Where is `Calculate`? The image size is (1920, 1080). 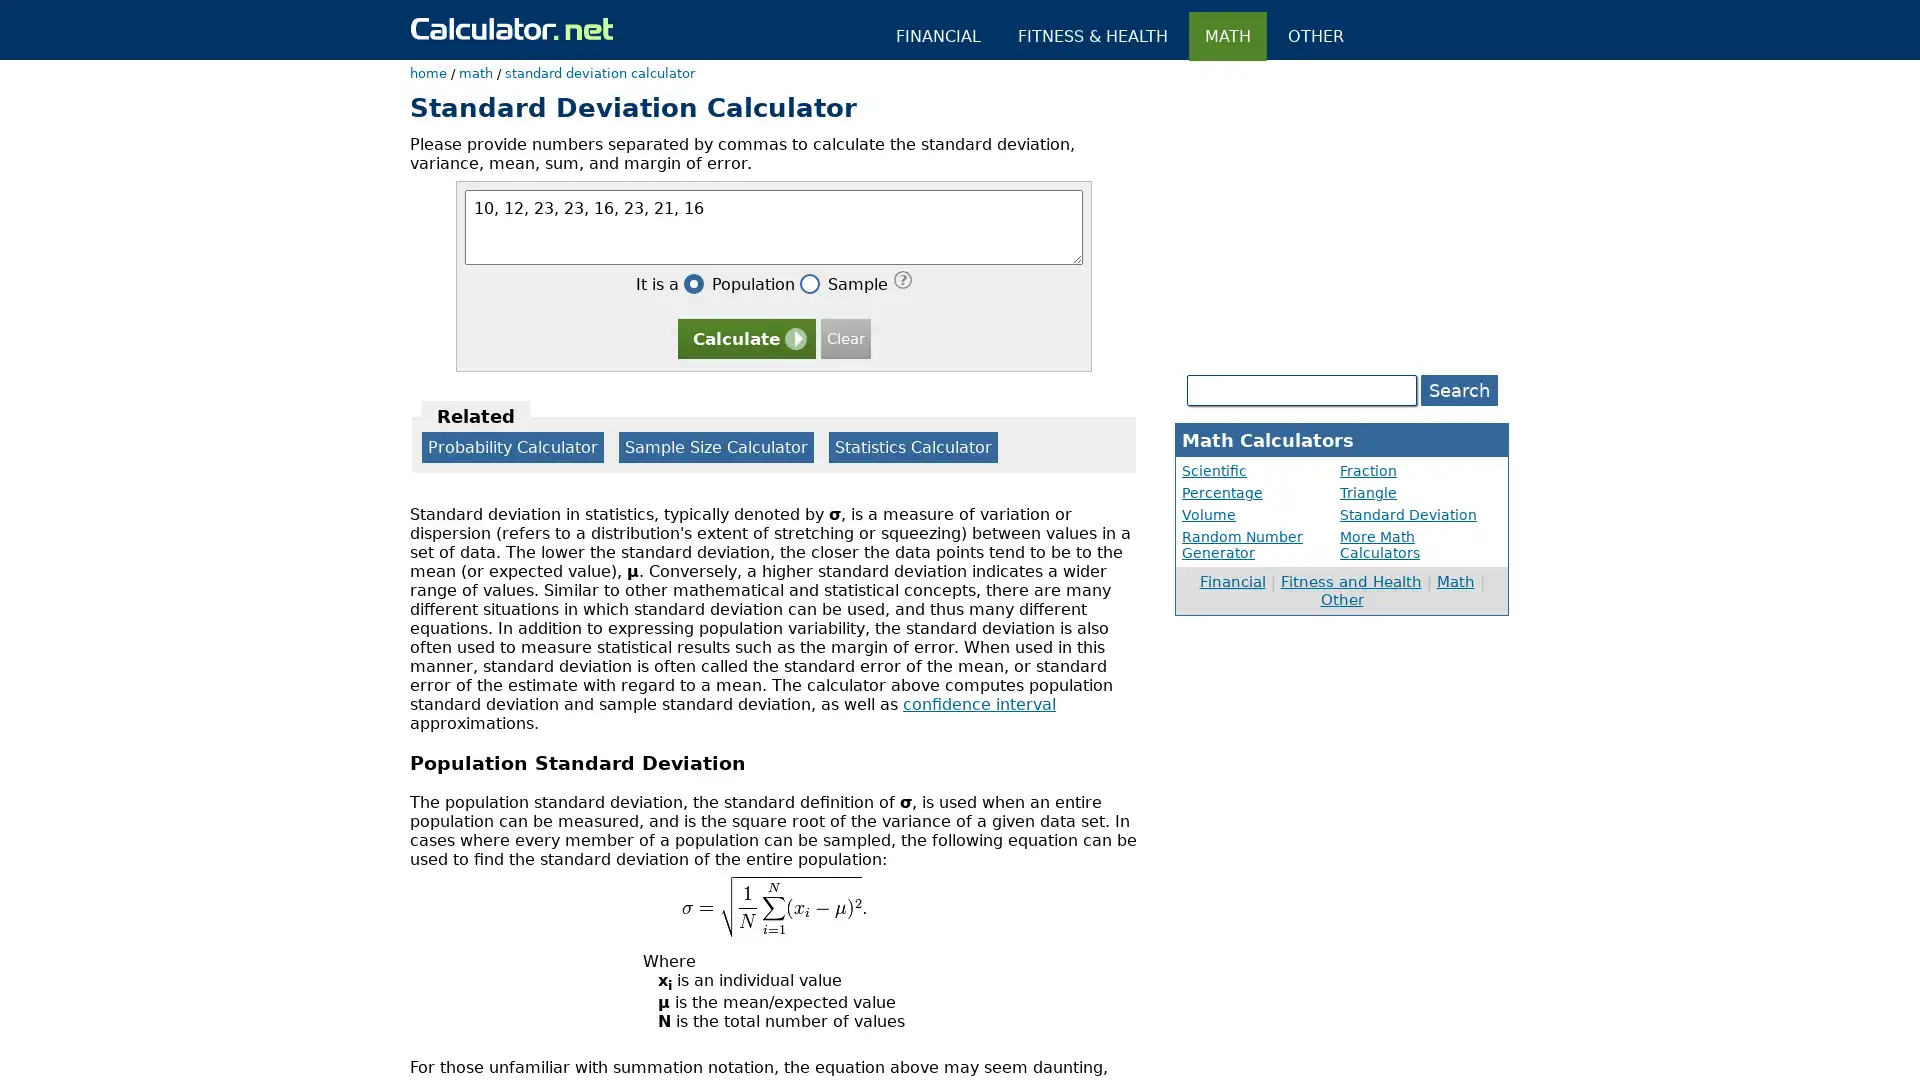
Calculate is located at coordinates (744, 338).